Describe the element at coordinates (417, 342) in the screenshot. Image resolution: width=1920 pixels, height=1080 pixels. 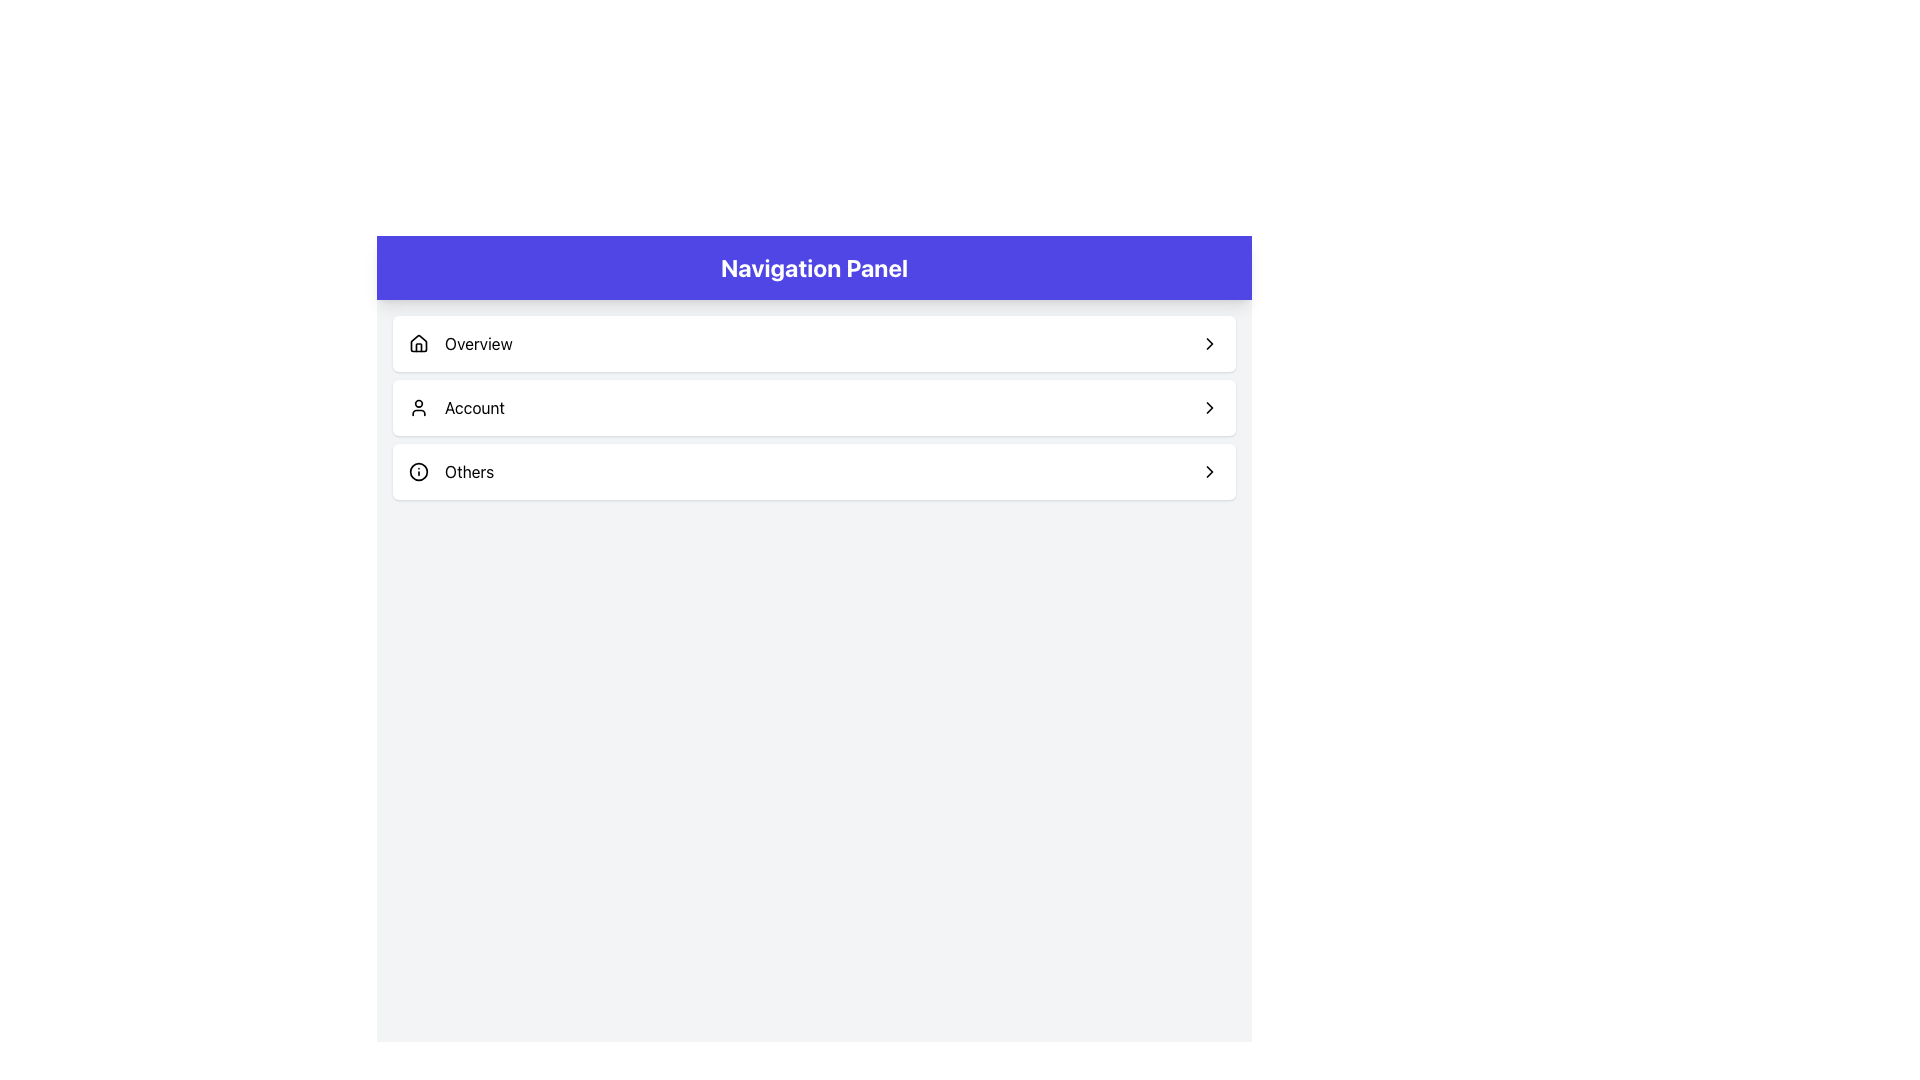
I see `the house-shaped icon located in the left portion of the navigation panel entry titled 'Overview'` at that location.